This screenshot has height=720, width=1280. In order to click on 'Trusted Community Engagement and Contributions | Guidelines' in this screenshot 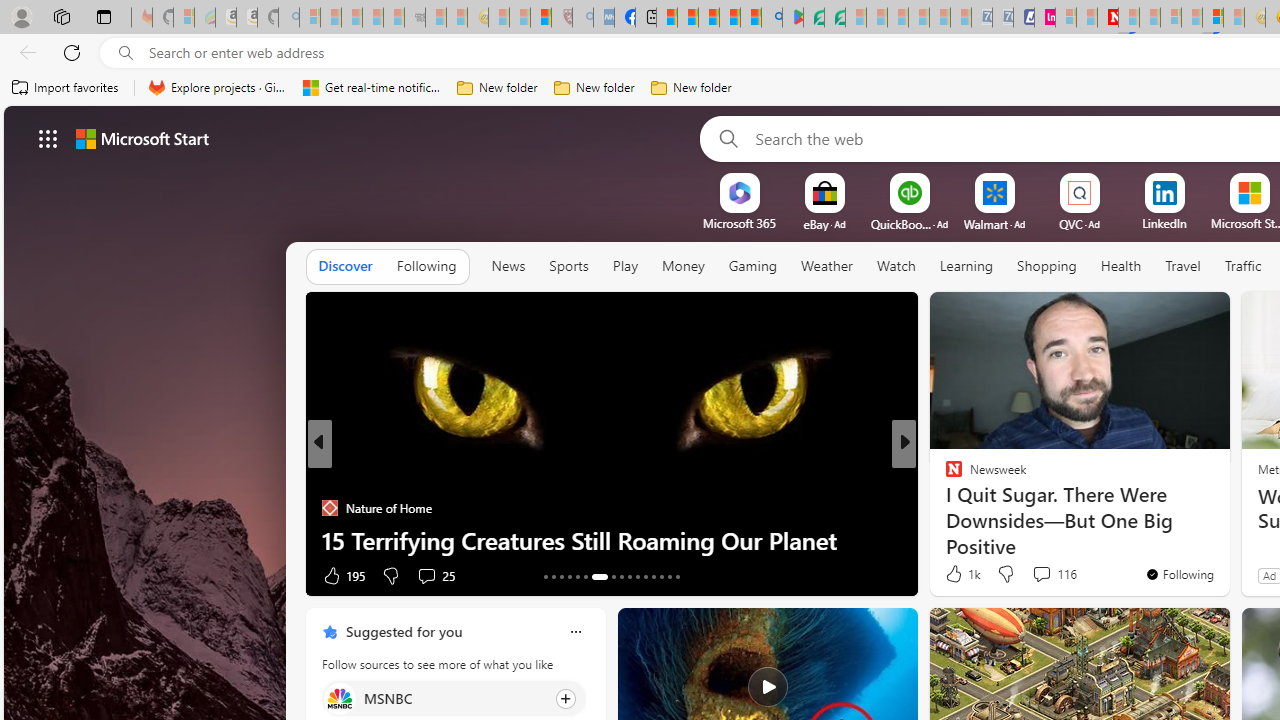, I will do `click(1128, 17)`.